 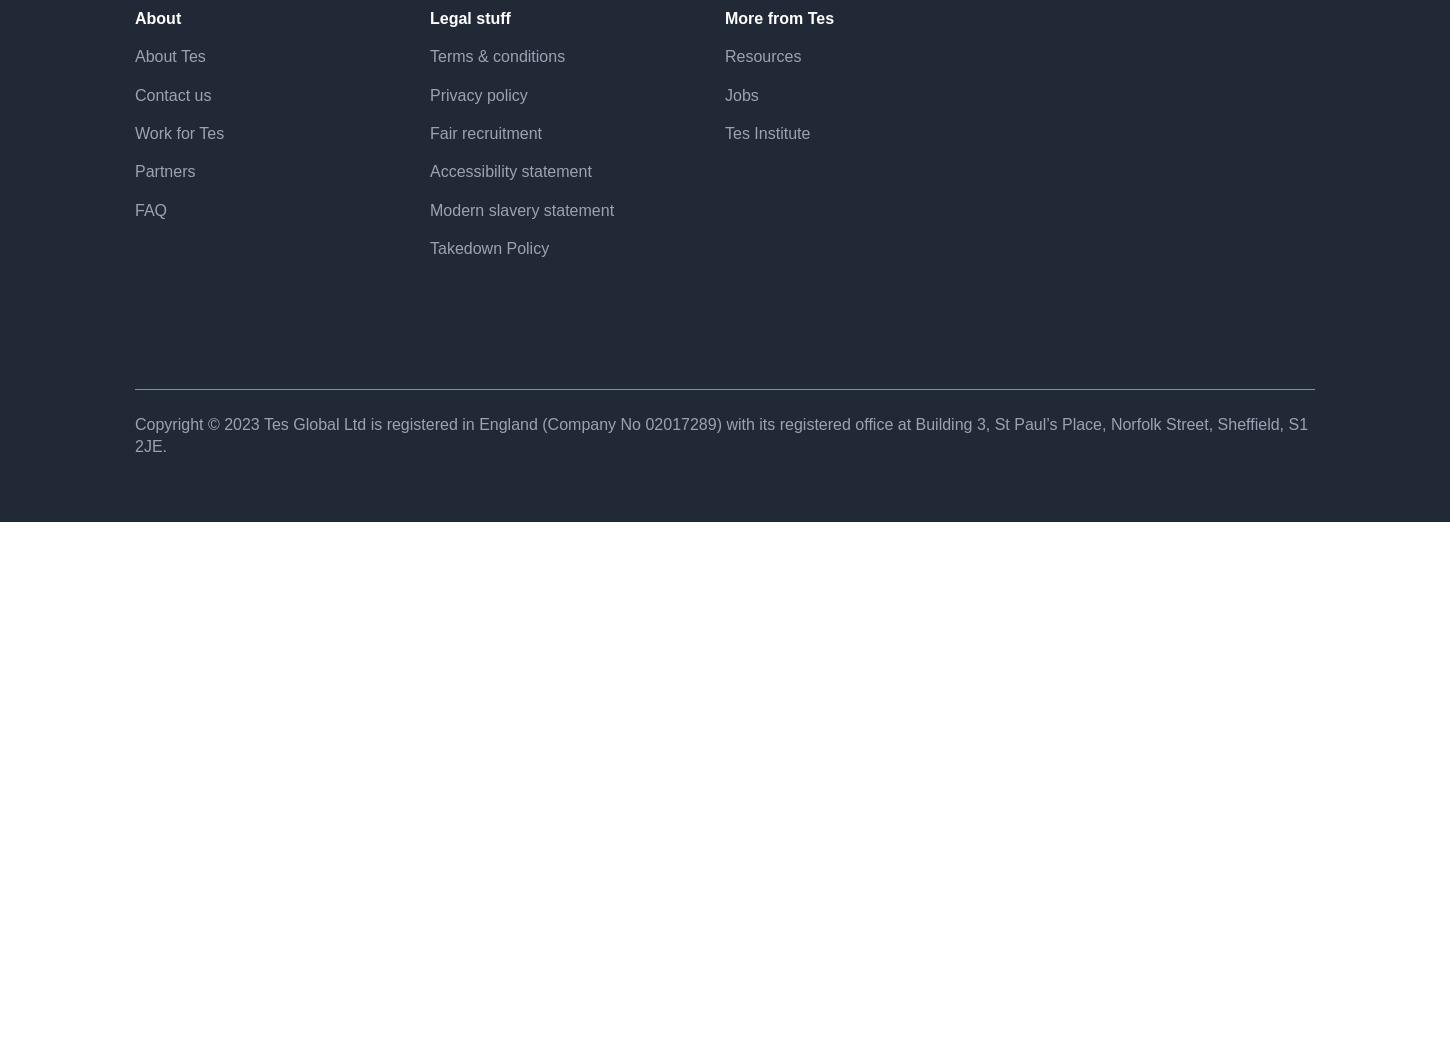 What do you see at coordinates (157, 86) in the screenshot?
I see `'About'` at bounding box center [157, 86].